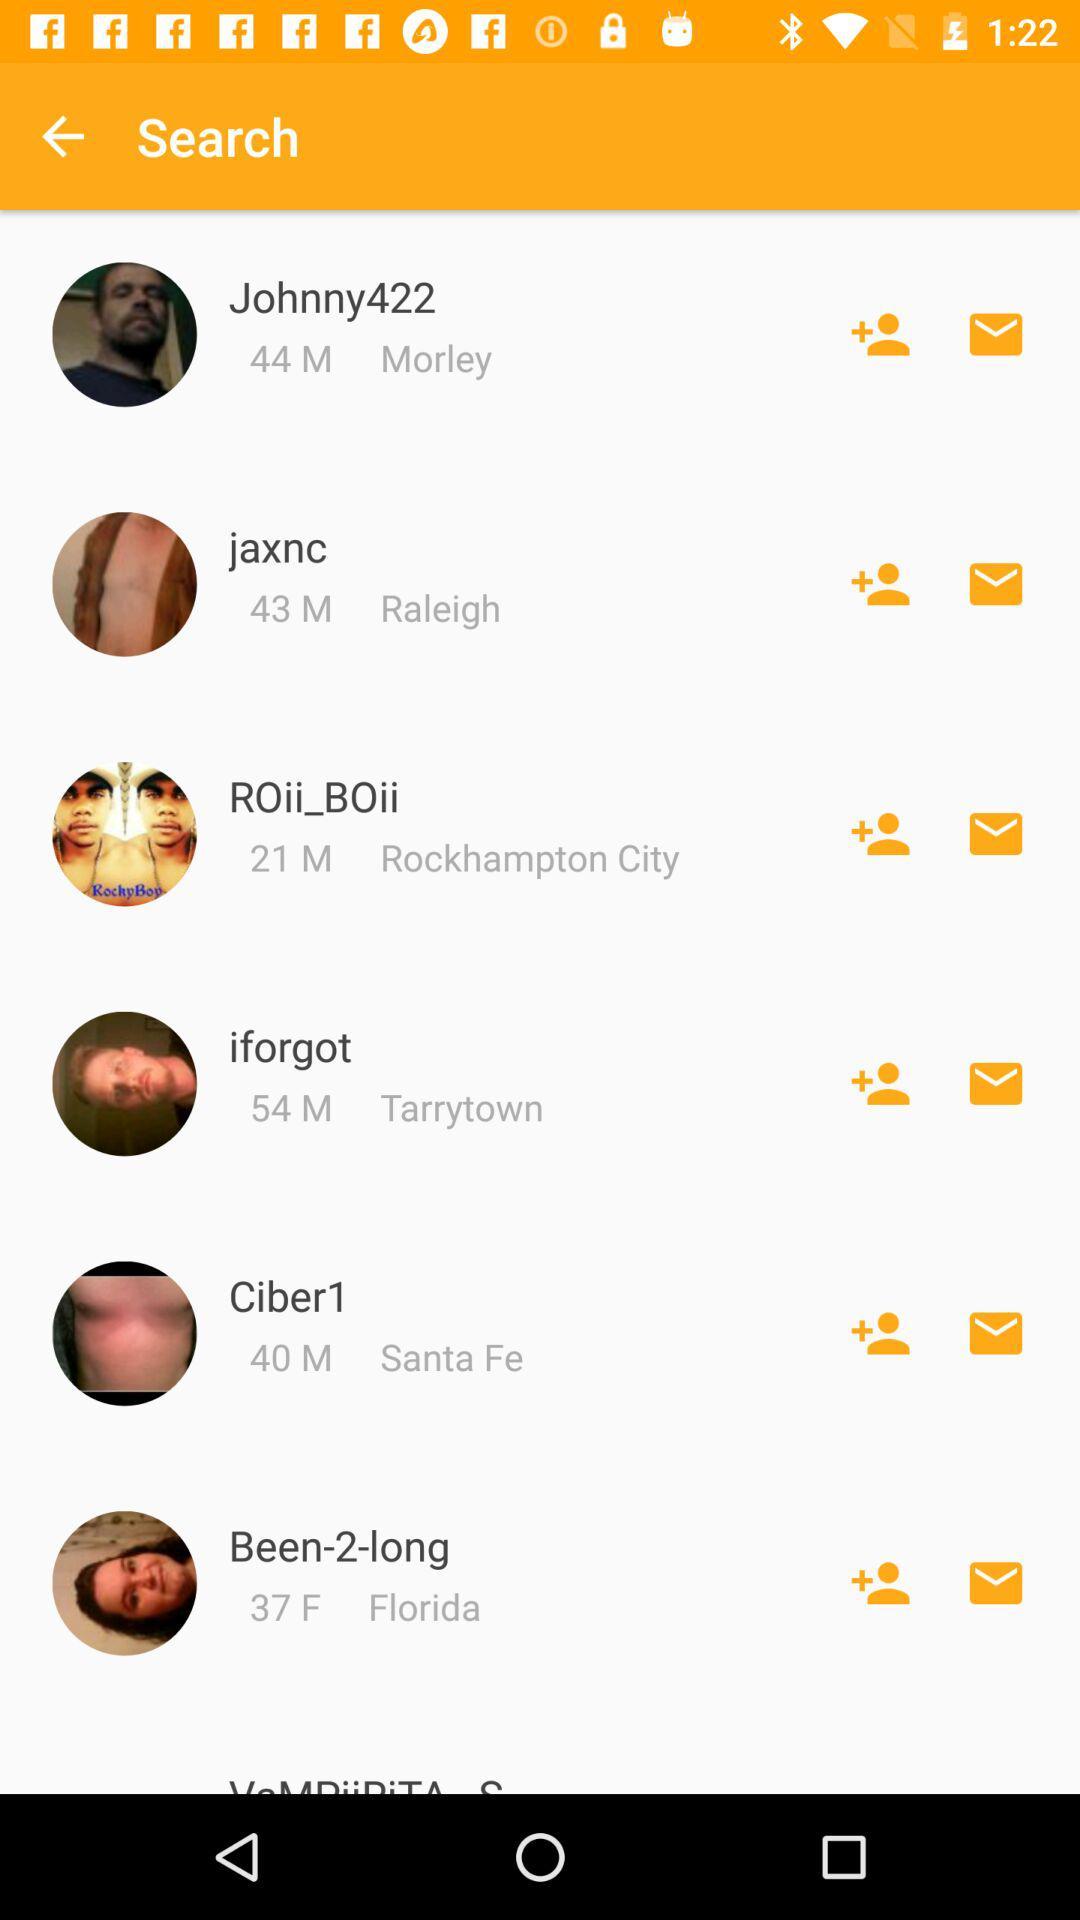 The height and width of the screenshot is (1920, 1080). I want to click on profile, so click(124, 583).